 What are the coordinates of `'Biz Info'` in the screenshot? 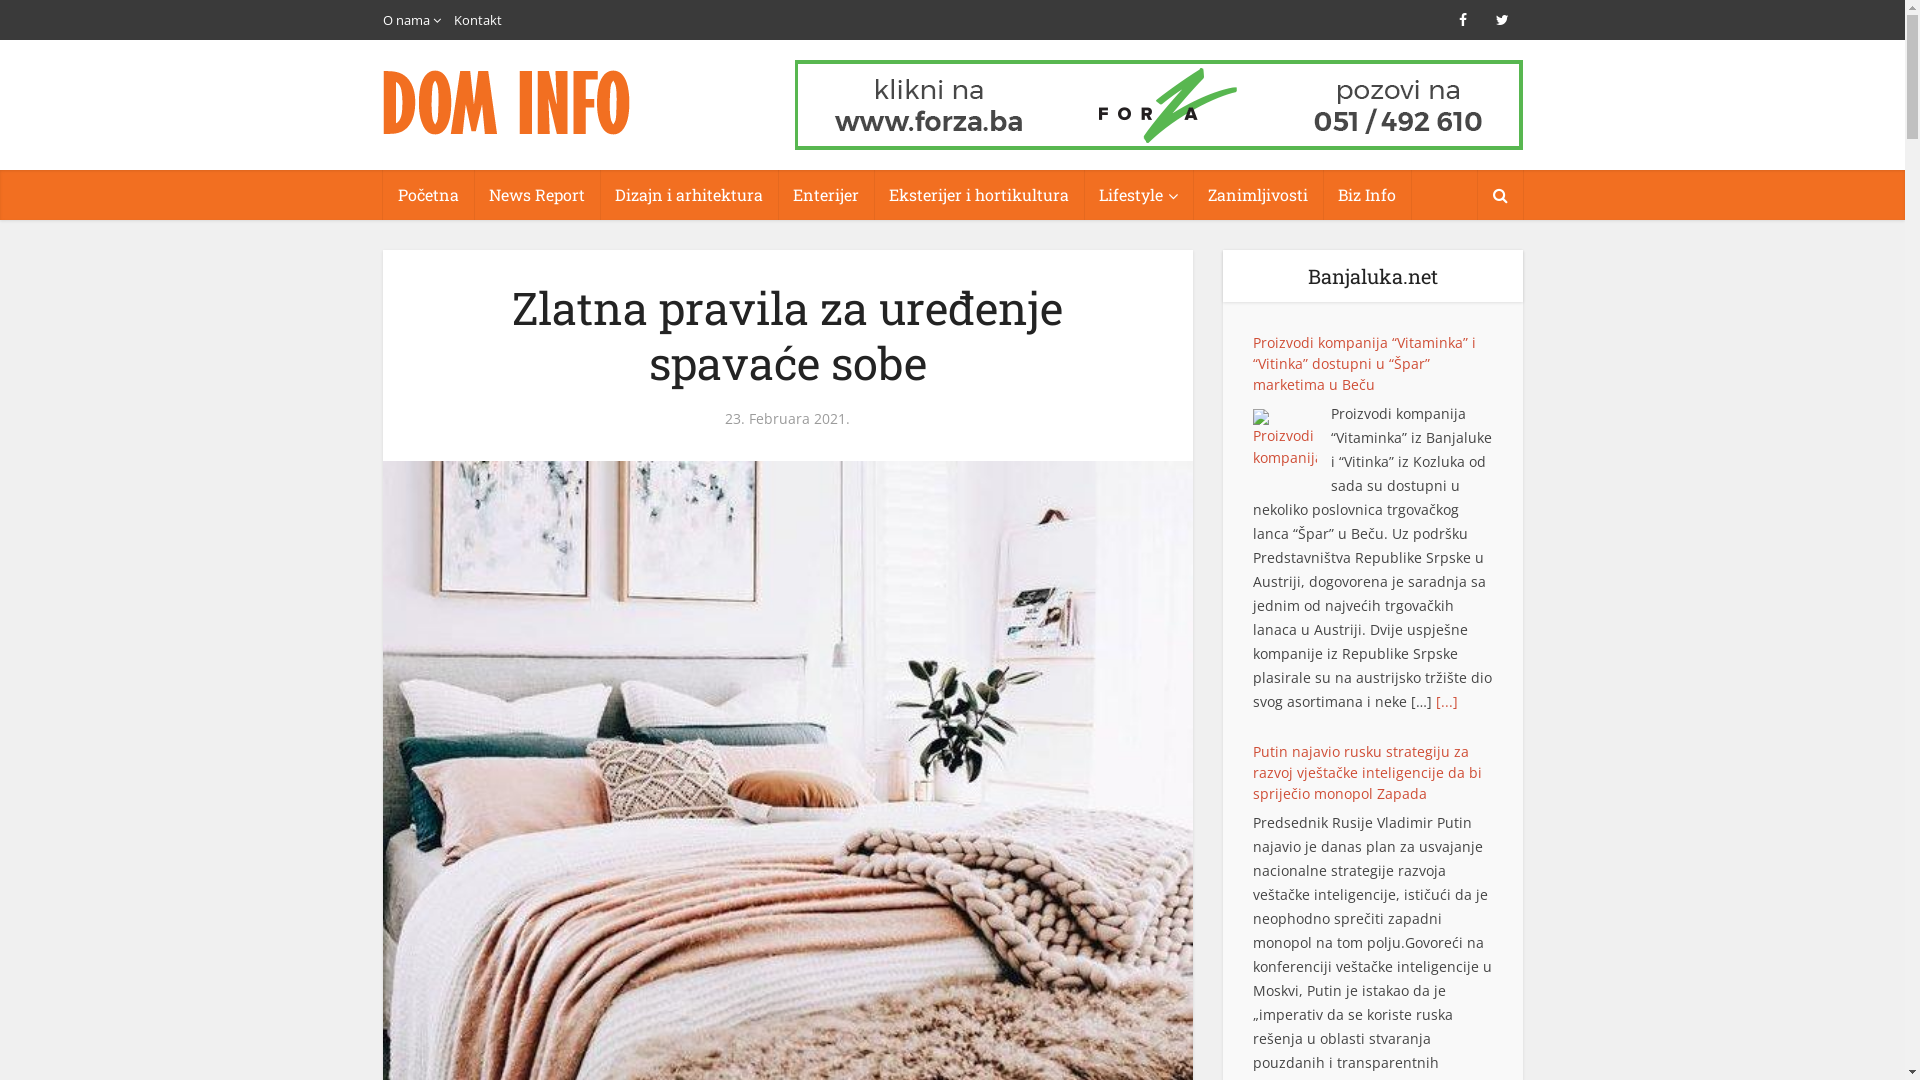 It's located at (1365, 195).